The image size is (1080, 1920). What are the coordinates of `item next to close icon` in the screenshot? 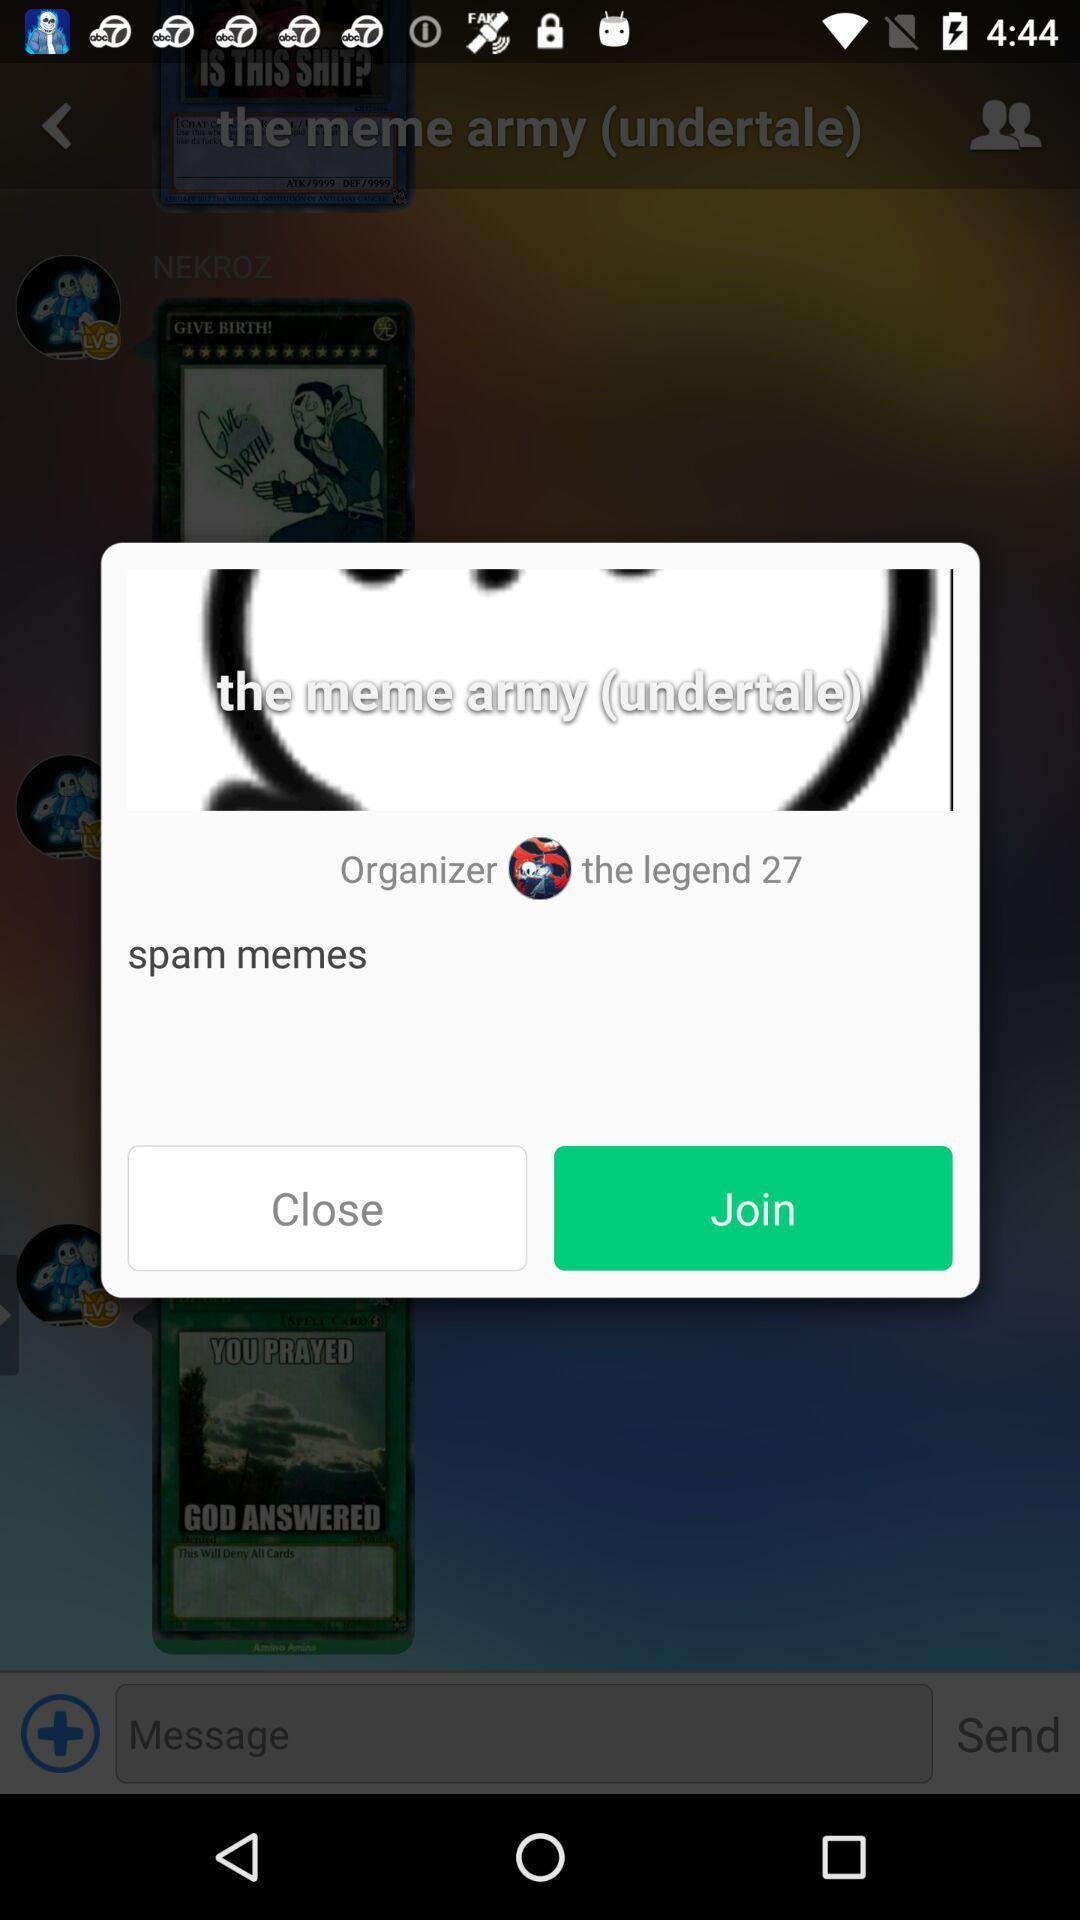 It's located at (753, 1207).